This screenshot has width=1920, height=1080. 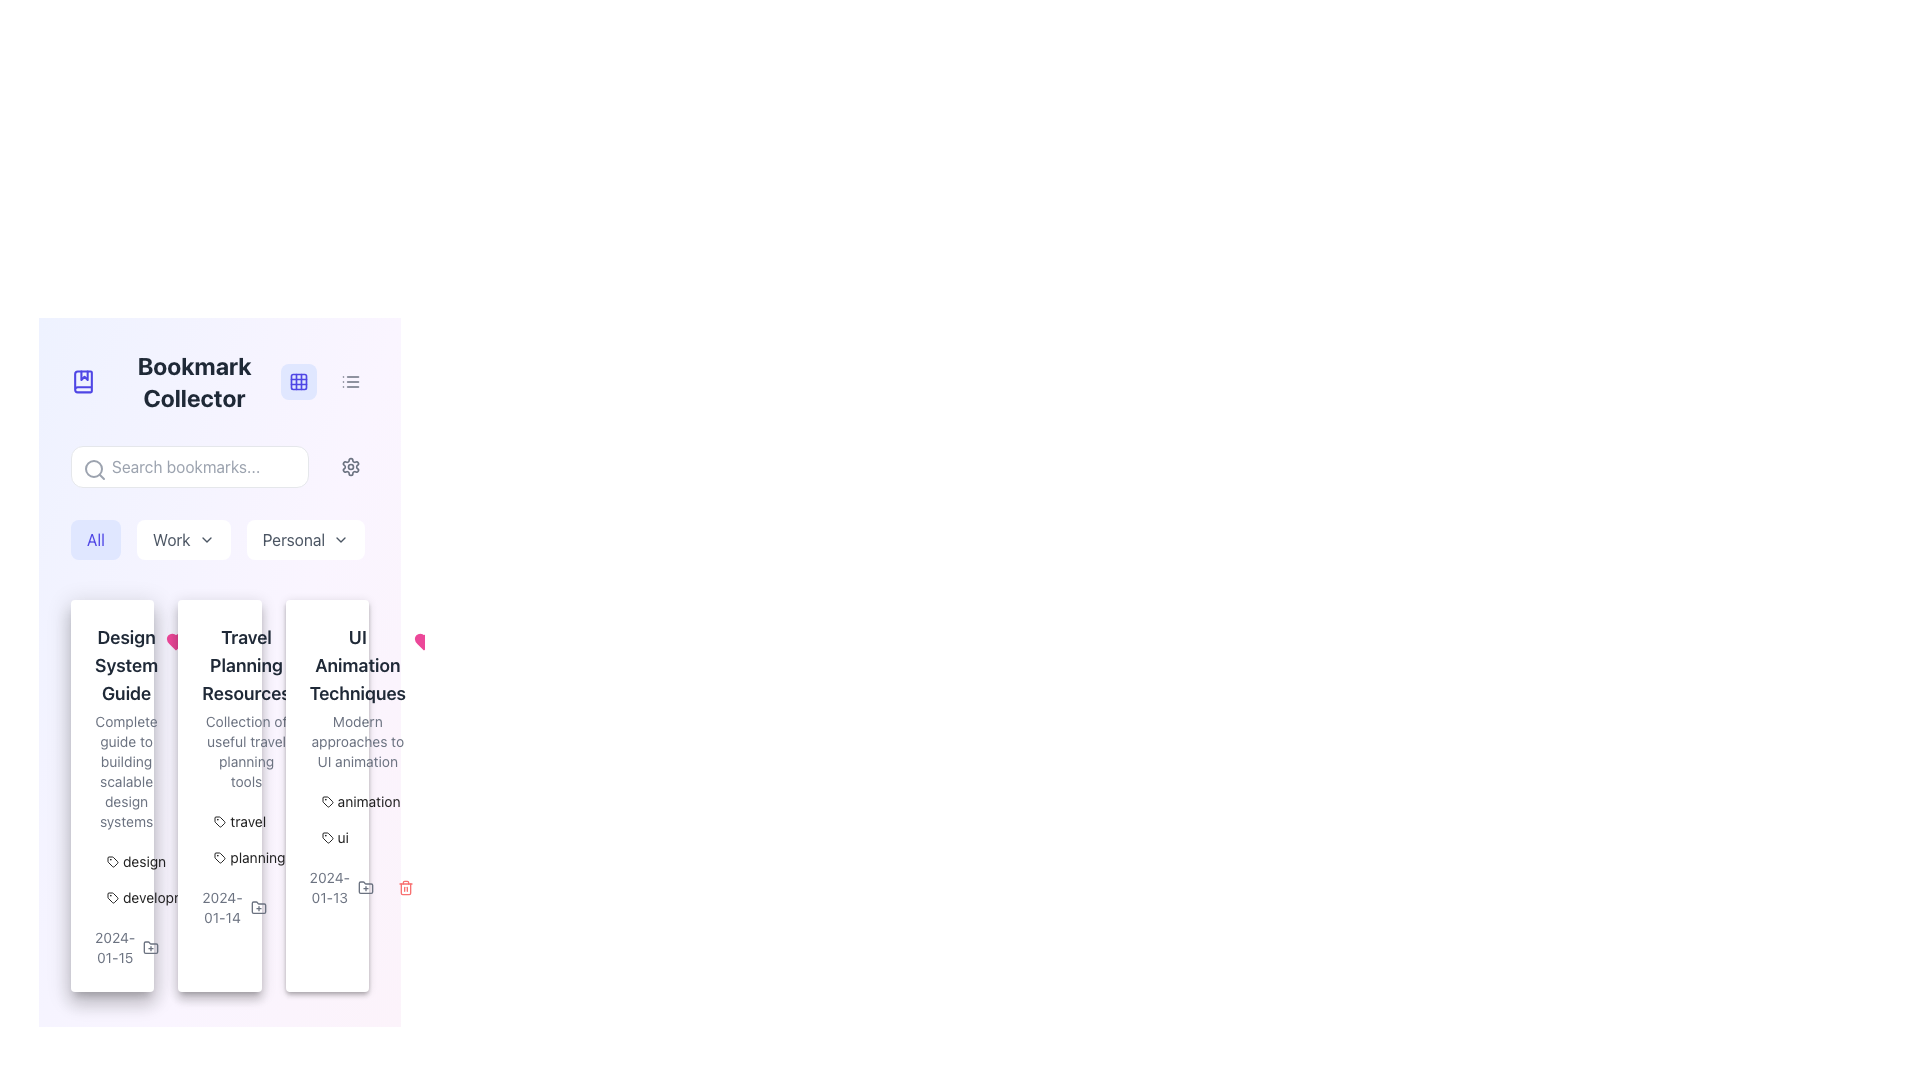 What do you see at coordinates (245, 752) in the screenshot?
I see `supplementary information text located below the 'Travel Planning Resources' heading within the second card from the left` at bounding box center [245, 752].